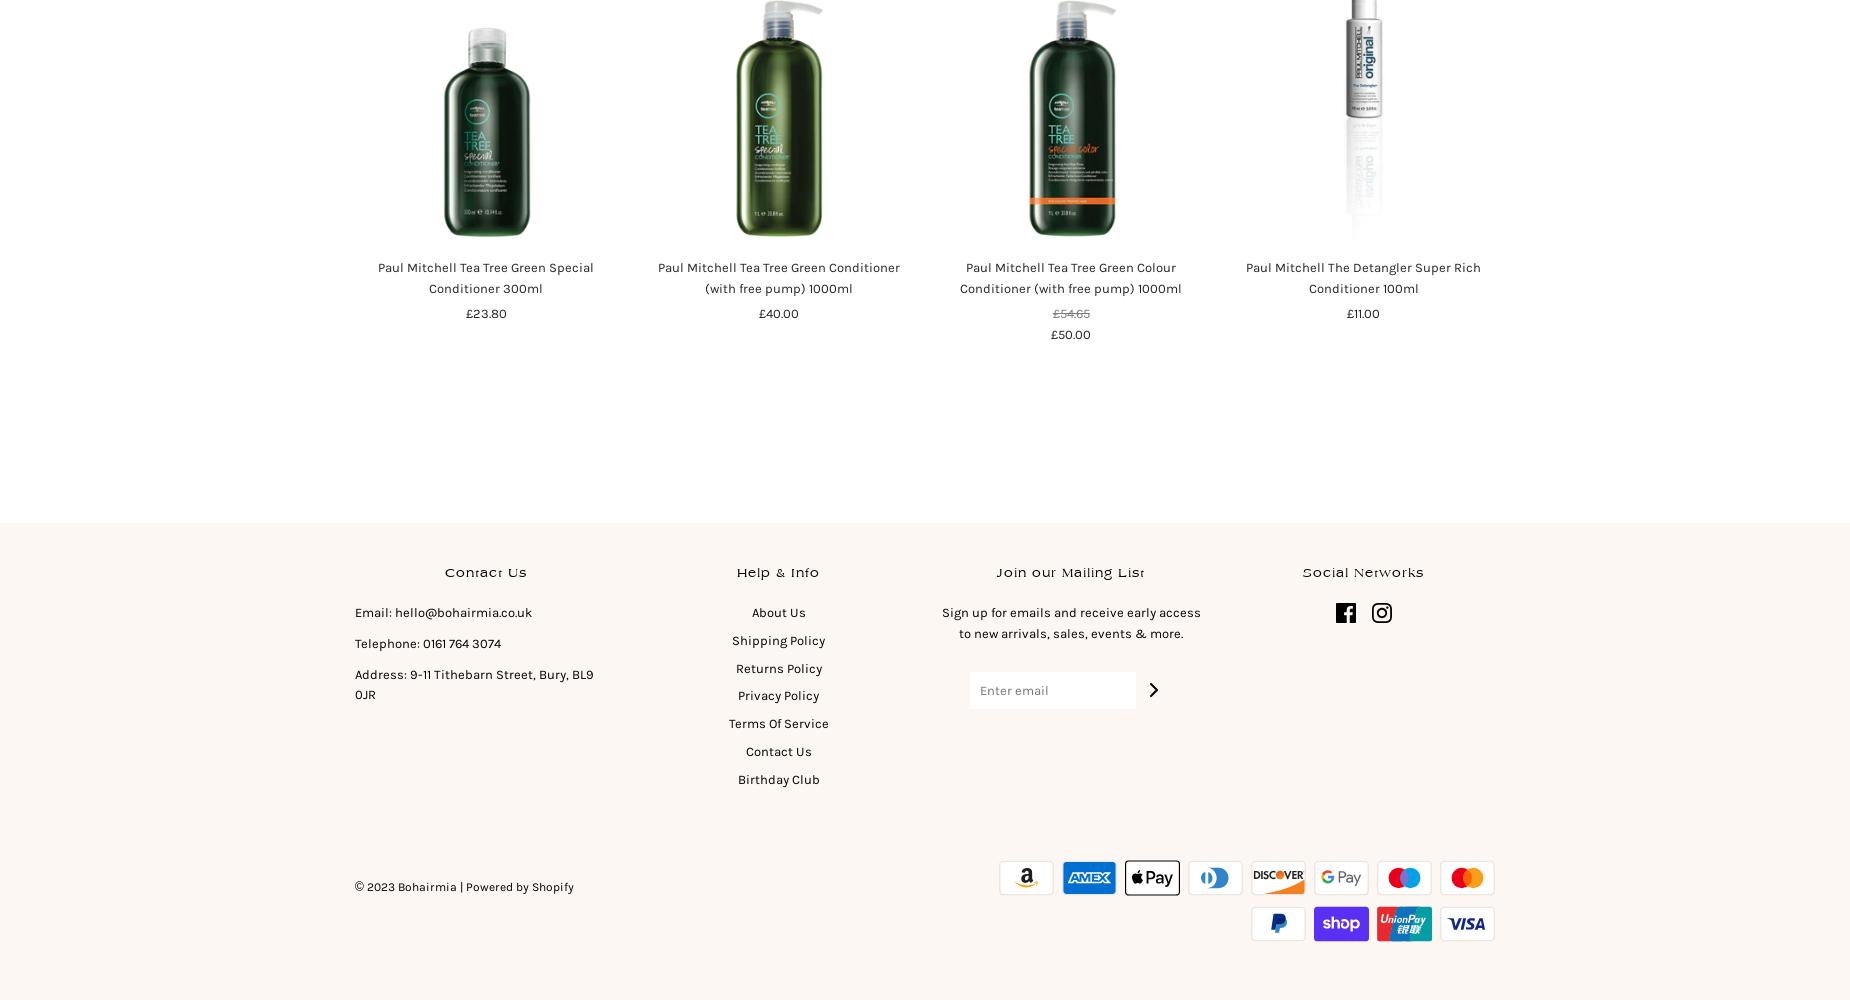  I want to click on 'Telephone: 0161 764 3074', so click(354, 642).